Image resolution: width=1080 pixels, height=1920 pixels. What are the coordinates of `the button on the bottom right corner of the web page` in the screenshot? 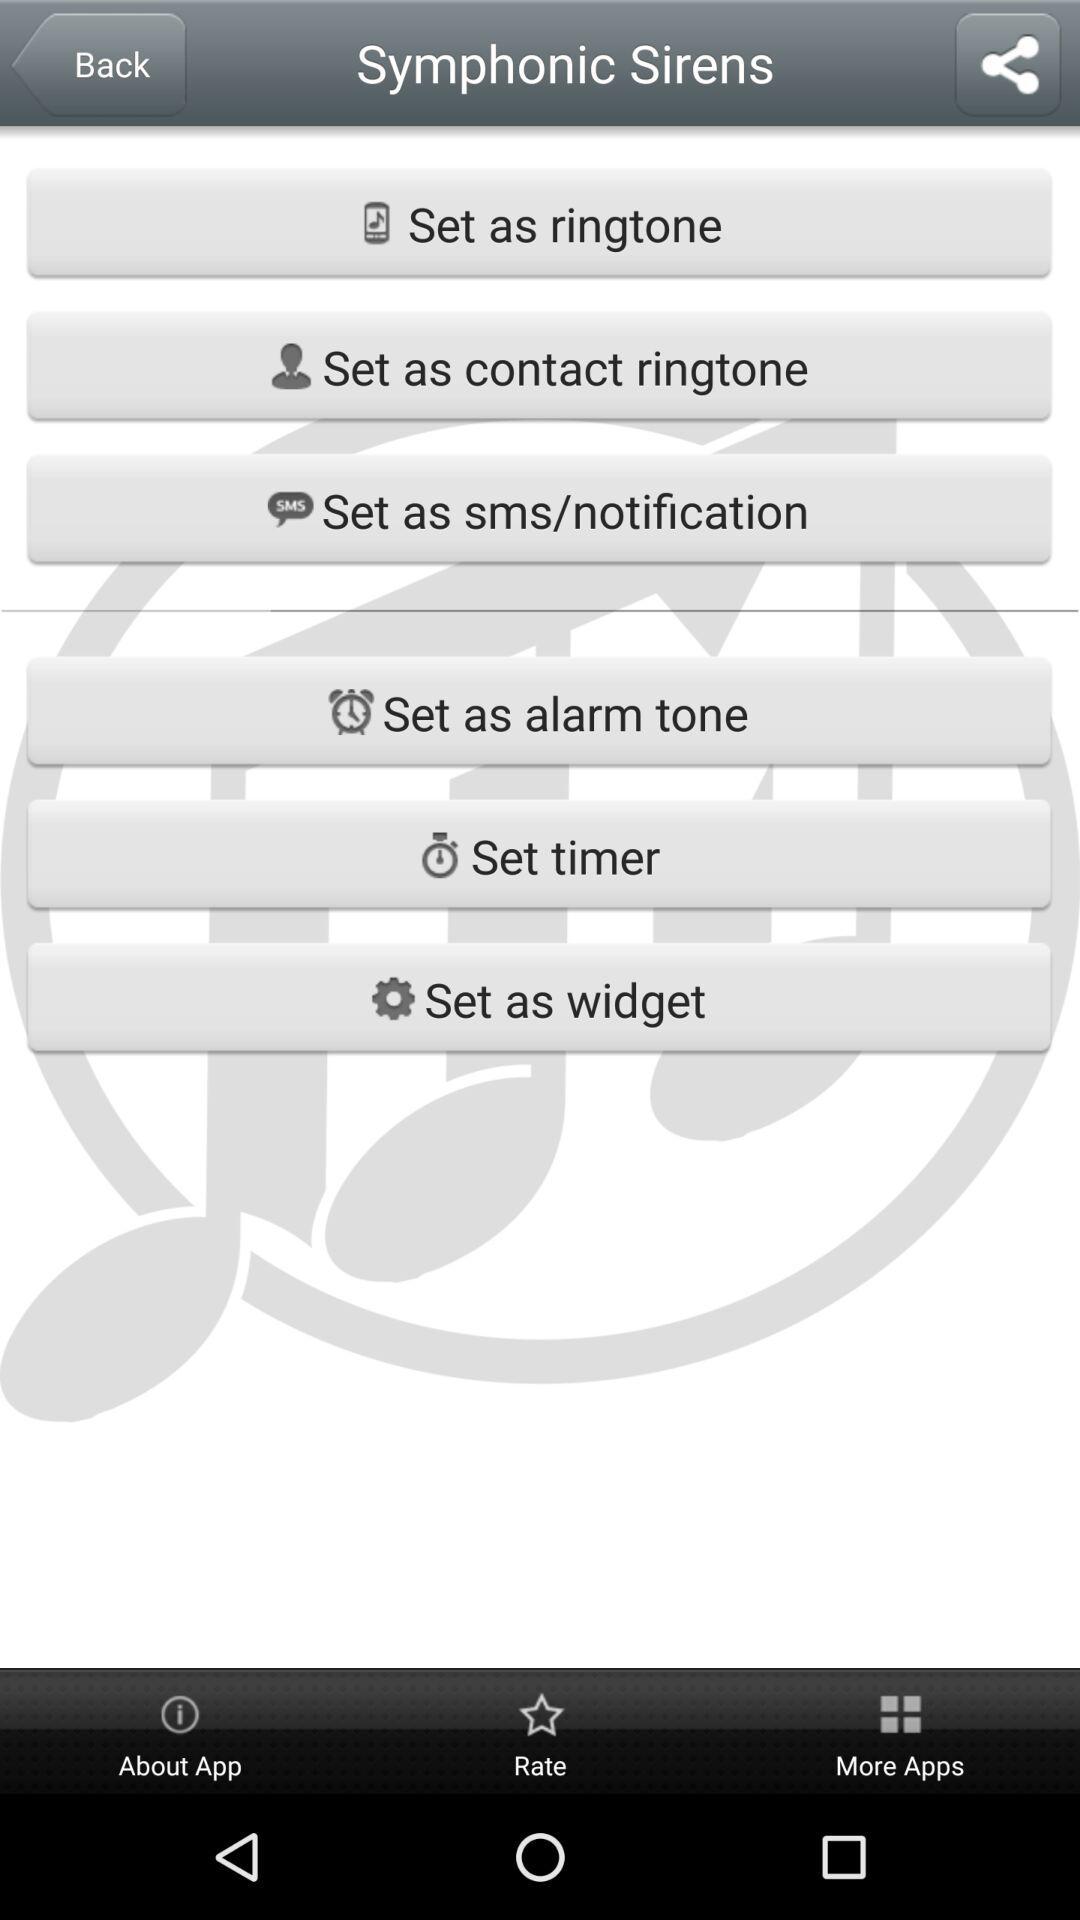 It's located at (900, 1732).